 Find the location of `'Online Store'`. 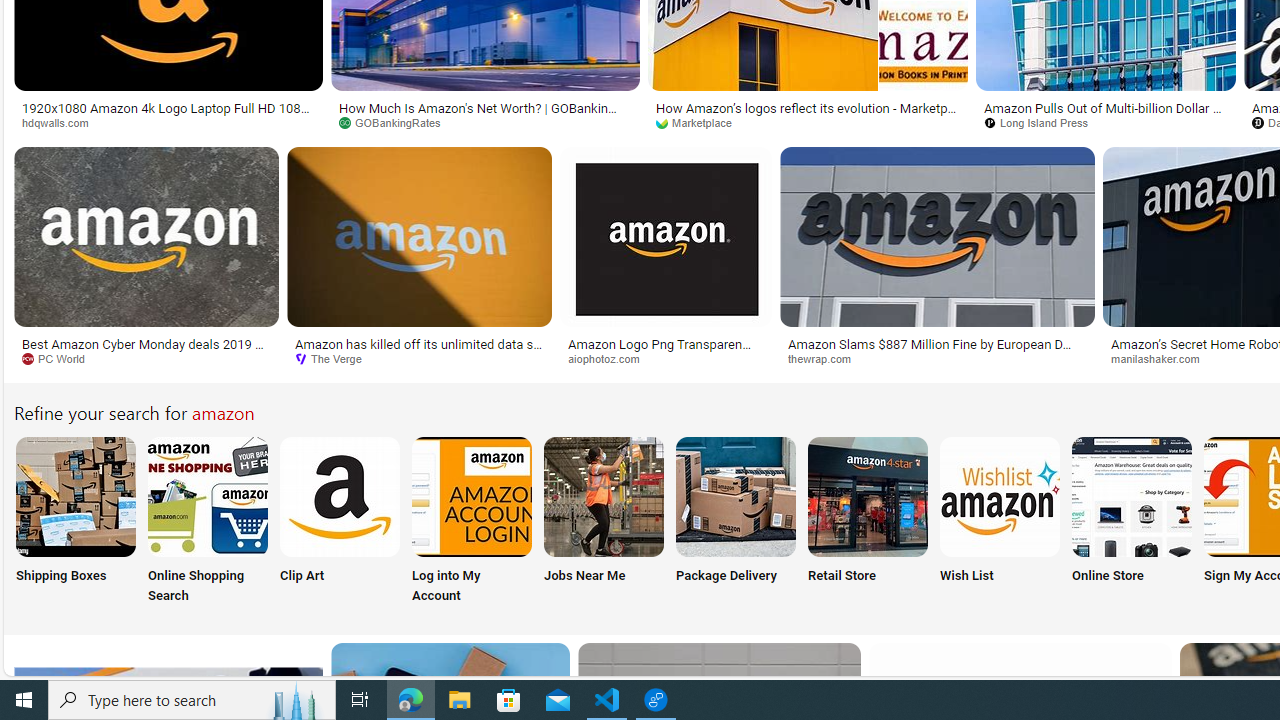

'Online Store' is located at coordinates (1132, 521).